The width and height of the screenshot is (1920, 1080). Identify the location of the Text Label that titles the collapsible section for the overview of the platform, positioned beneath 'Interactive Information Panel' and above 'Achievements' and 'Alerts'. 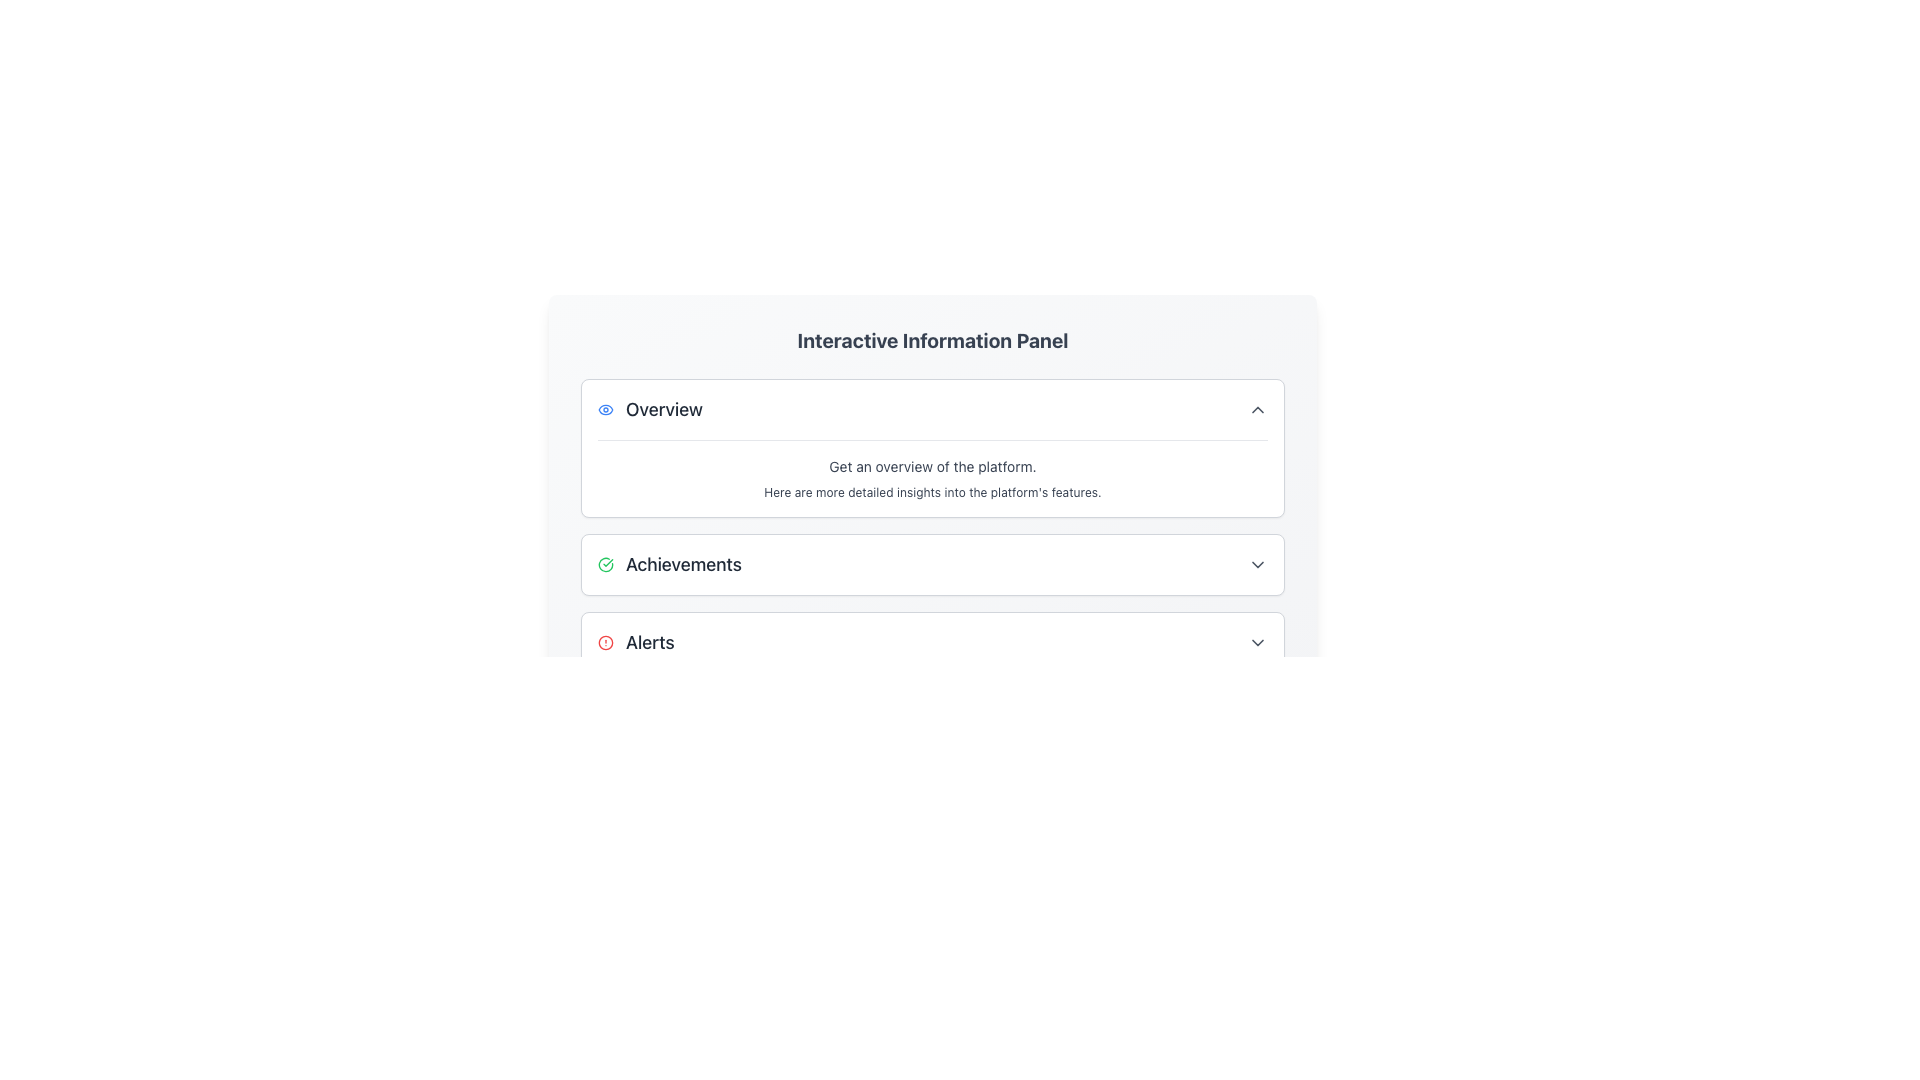
(664, 408).